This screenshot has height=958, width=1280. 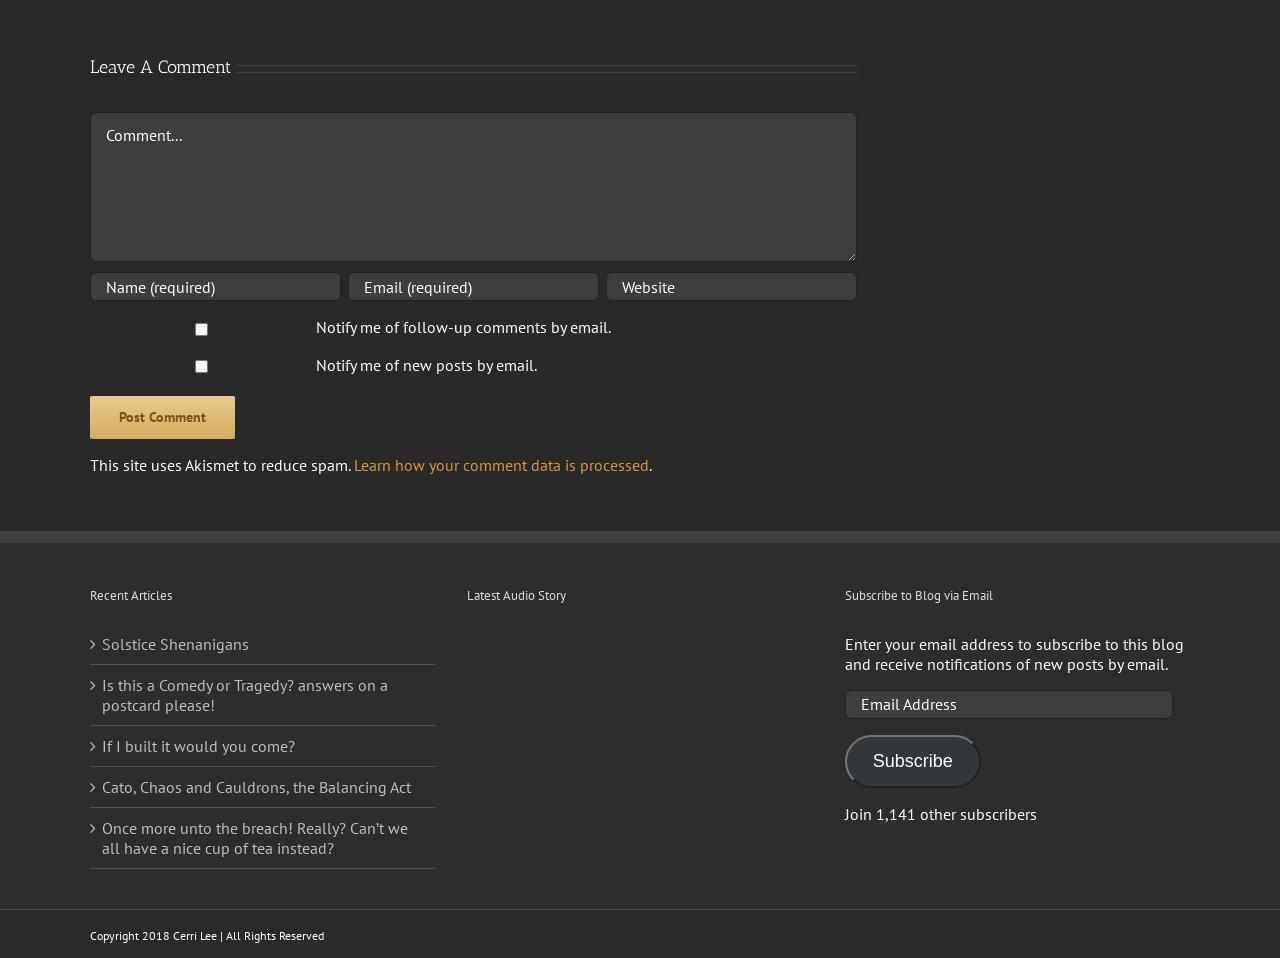 What do you see at coordinates (844, 811) in the screenshot?
I see `'Join 1,141 other subscribers'` at bounding box center [844, 811].